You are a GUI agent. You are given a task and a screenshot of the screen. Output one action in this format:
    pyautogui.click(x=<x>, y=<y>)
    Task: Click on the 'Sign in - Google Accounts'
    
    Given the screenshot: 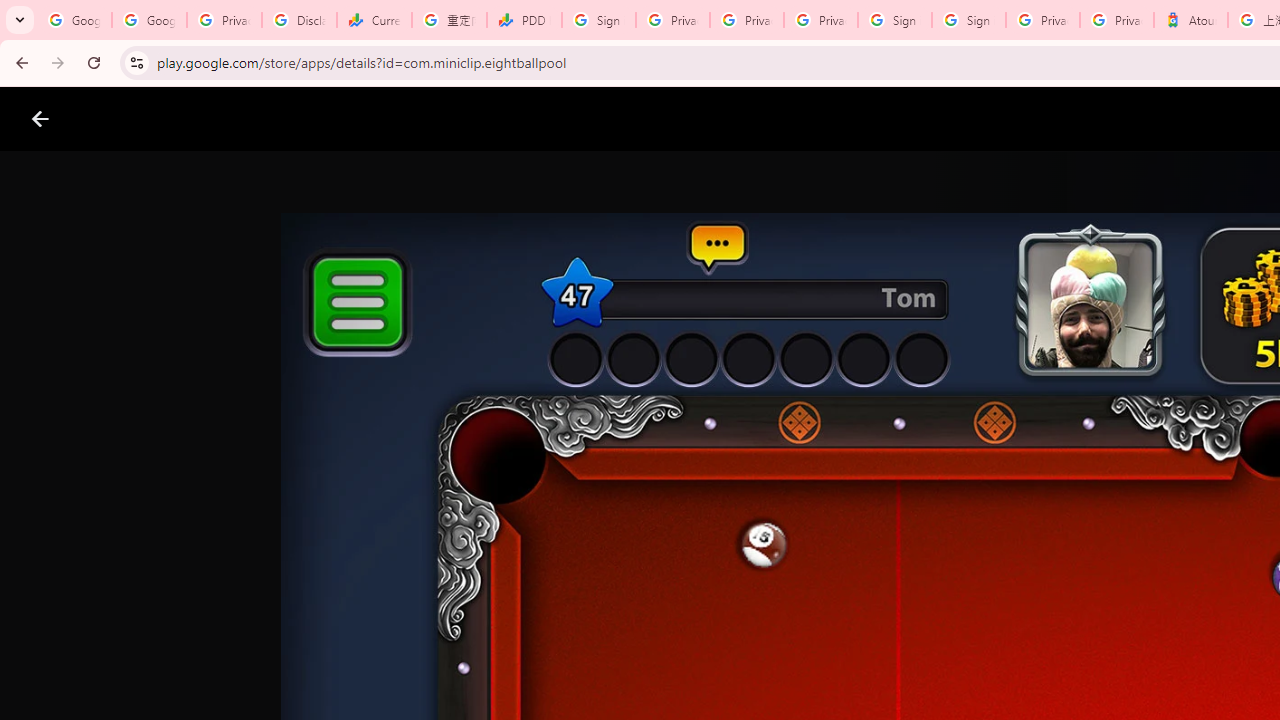 What is the action you would take?
    pyautogui.click(x=893, y=20)
    